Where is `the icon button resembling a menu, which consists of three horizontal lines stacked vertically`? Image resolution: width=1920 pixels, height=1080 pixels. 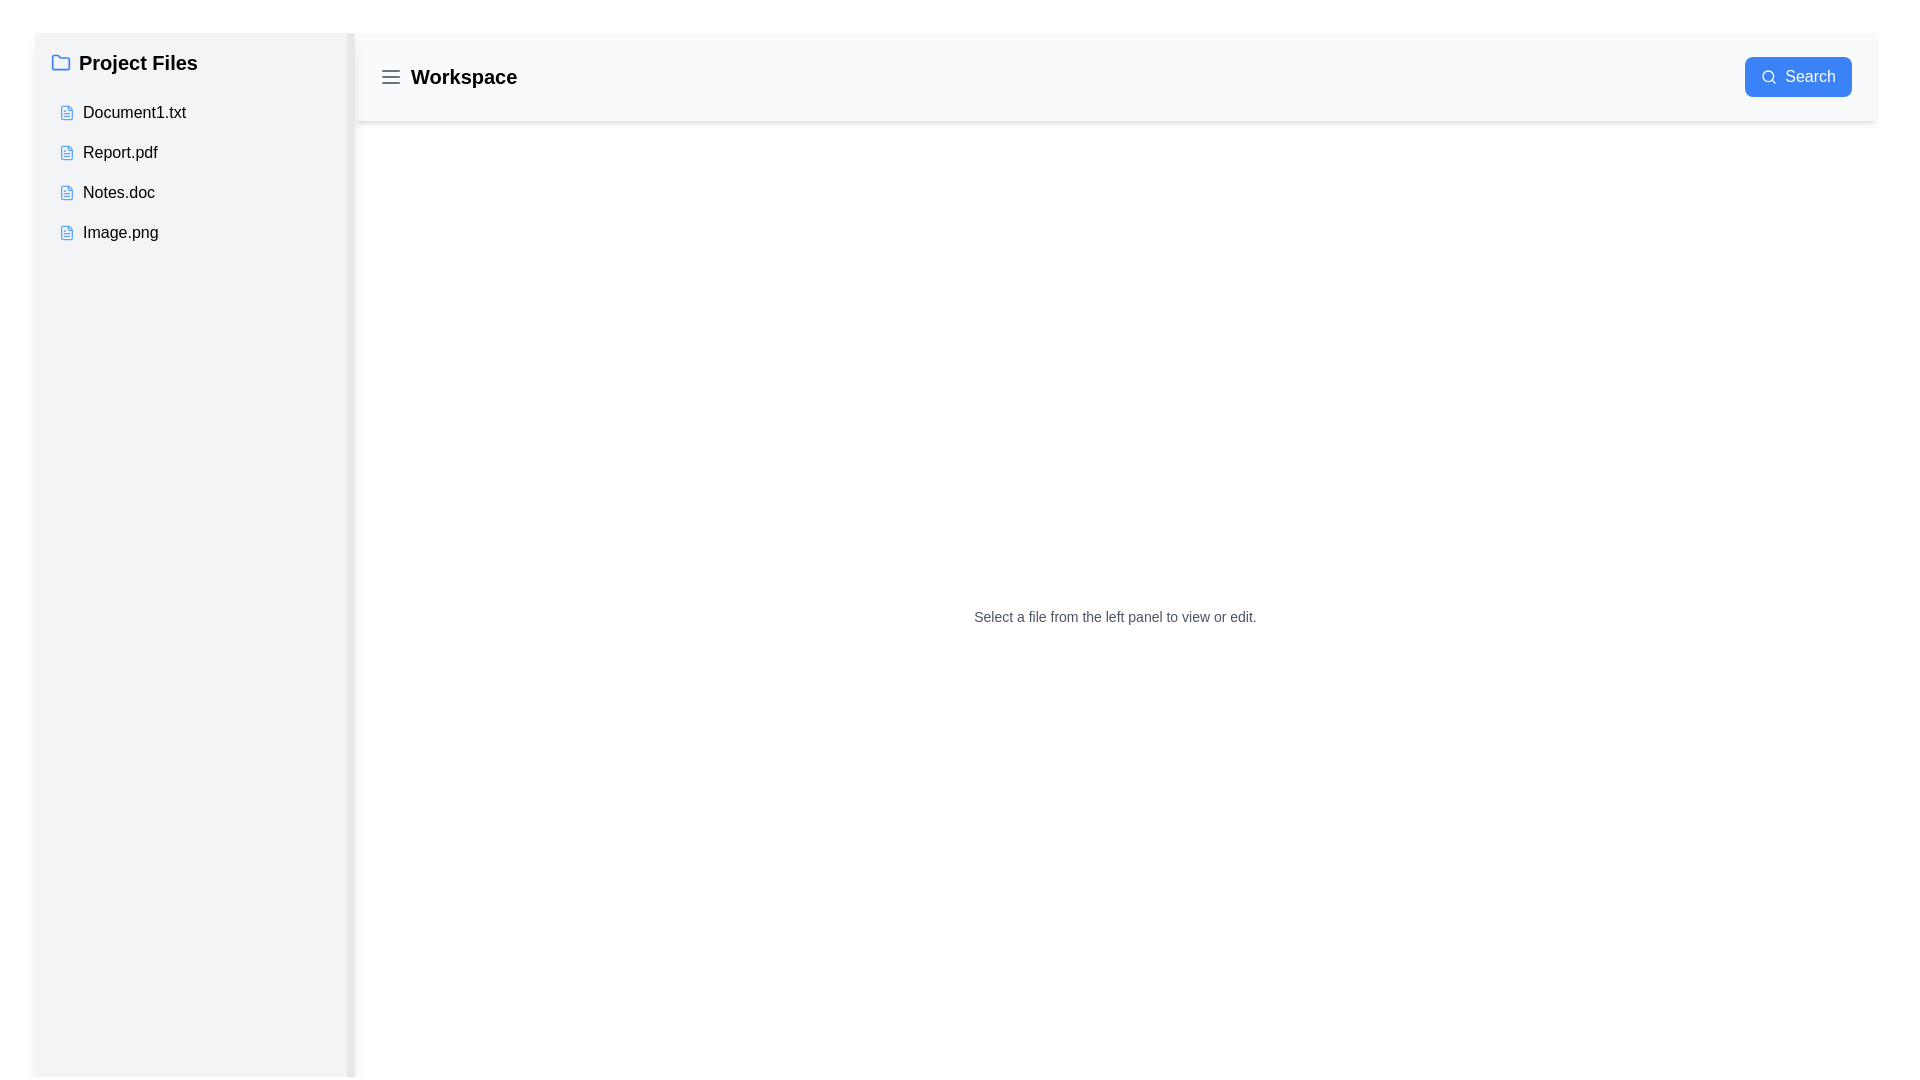
the icon button resembling a menu, which consists of three horizontal lines stacked vertically is located at coordinates (390, 76).